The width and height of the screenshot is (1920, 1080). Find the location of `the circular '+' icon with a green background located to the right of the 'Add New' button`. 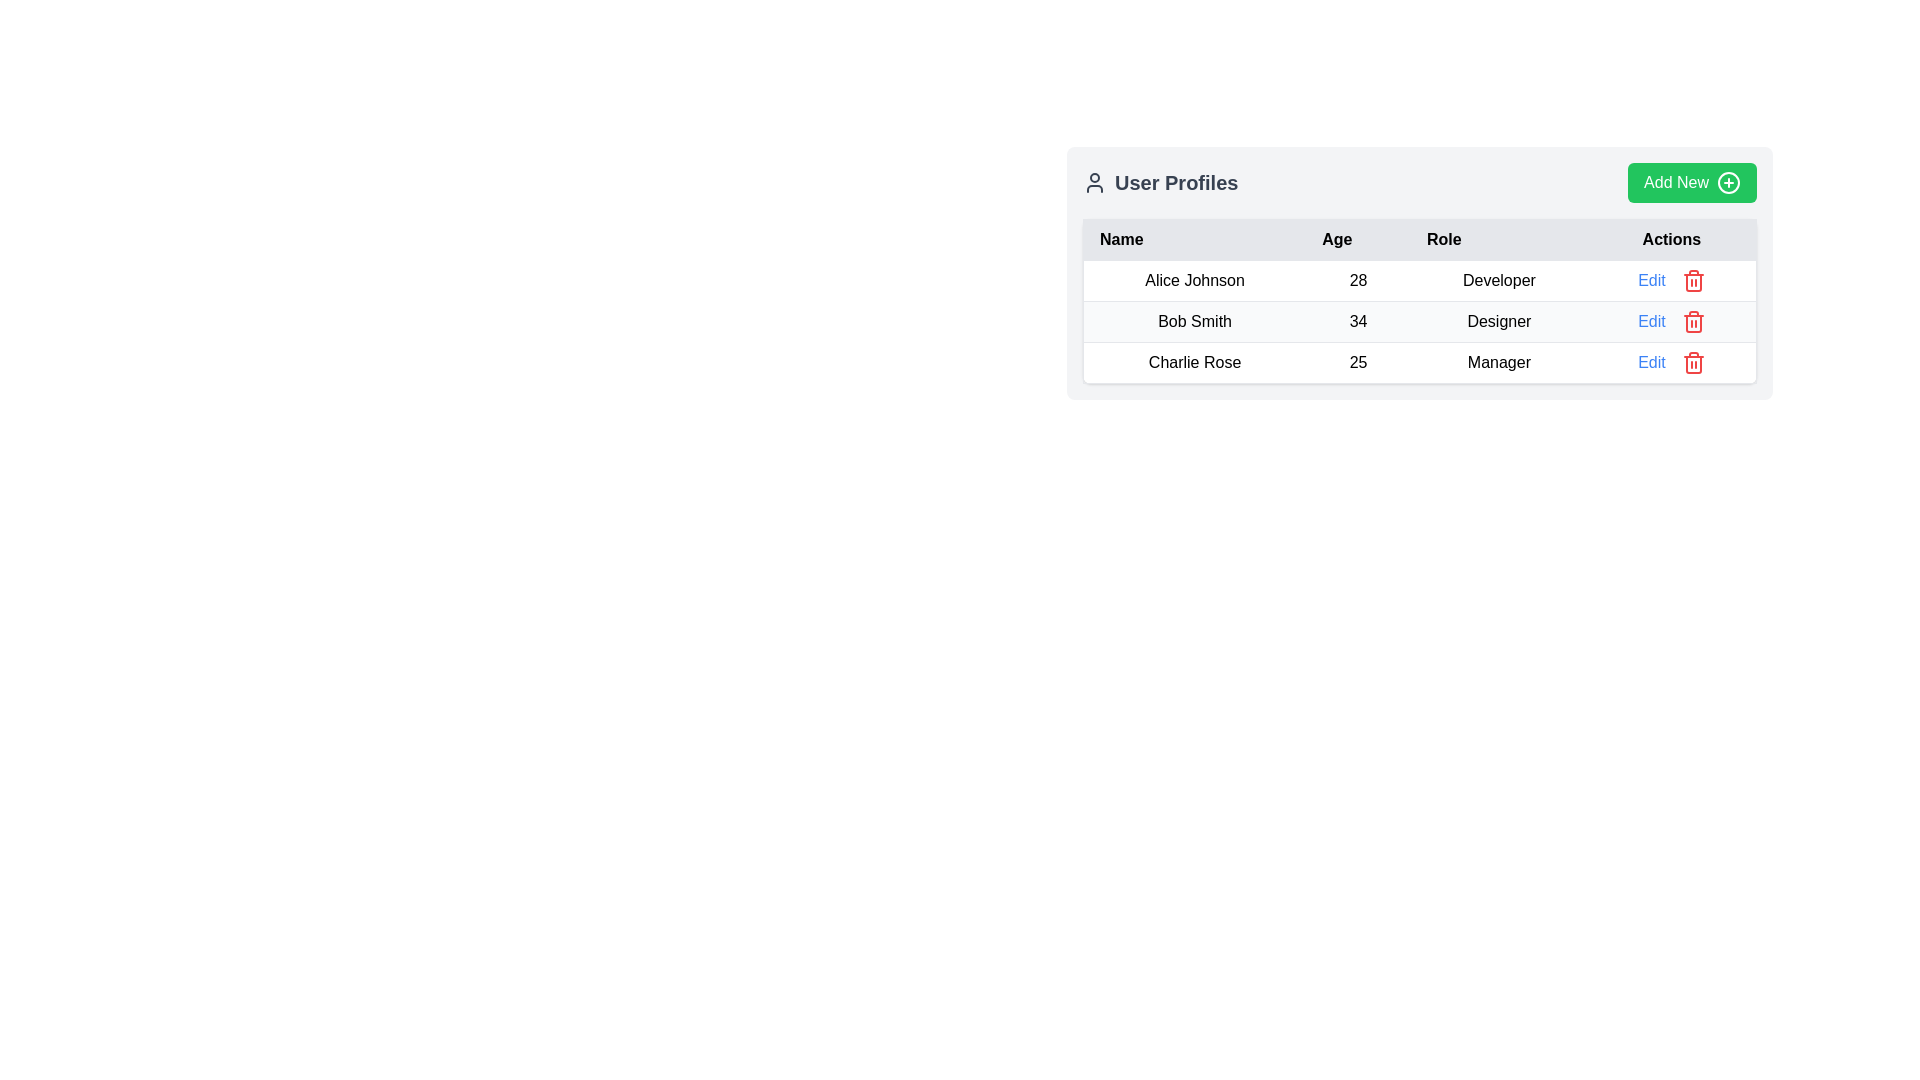

the circular '+' icon with a green background located to the right of the 'Add New' button is located at coordinates (1727, 182).